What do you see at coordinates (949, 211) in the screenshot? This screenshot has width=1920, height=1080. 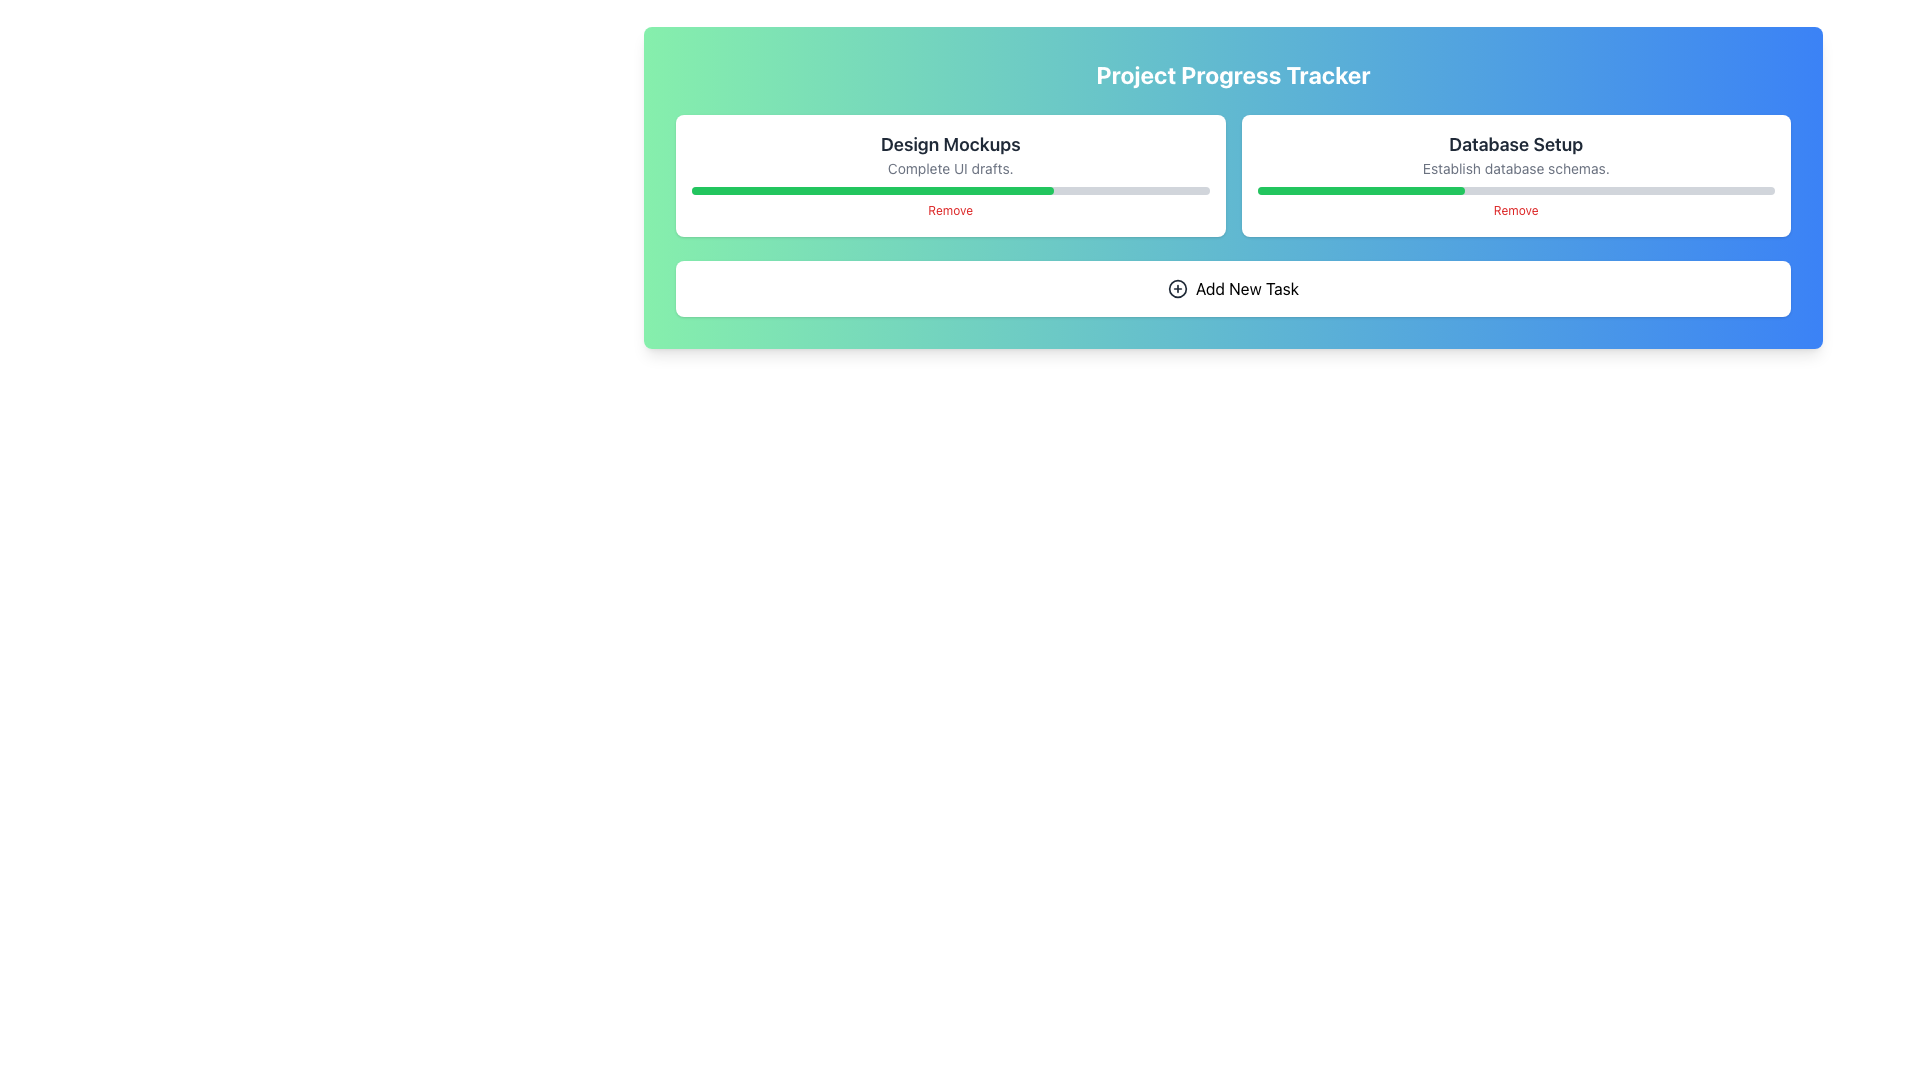 I see `the 'Remove' button located at the bottom of the 'Design Mockups' card` at bounding box center [949, 211].